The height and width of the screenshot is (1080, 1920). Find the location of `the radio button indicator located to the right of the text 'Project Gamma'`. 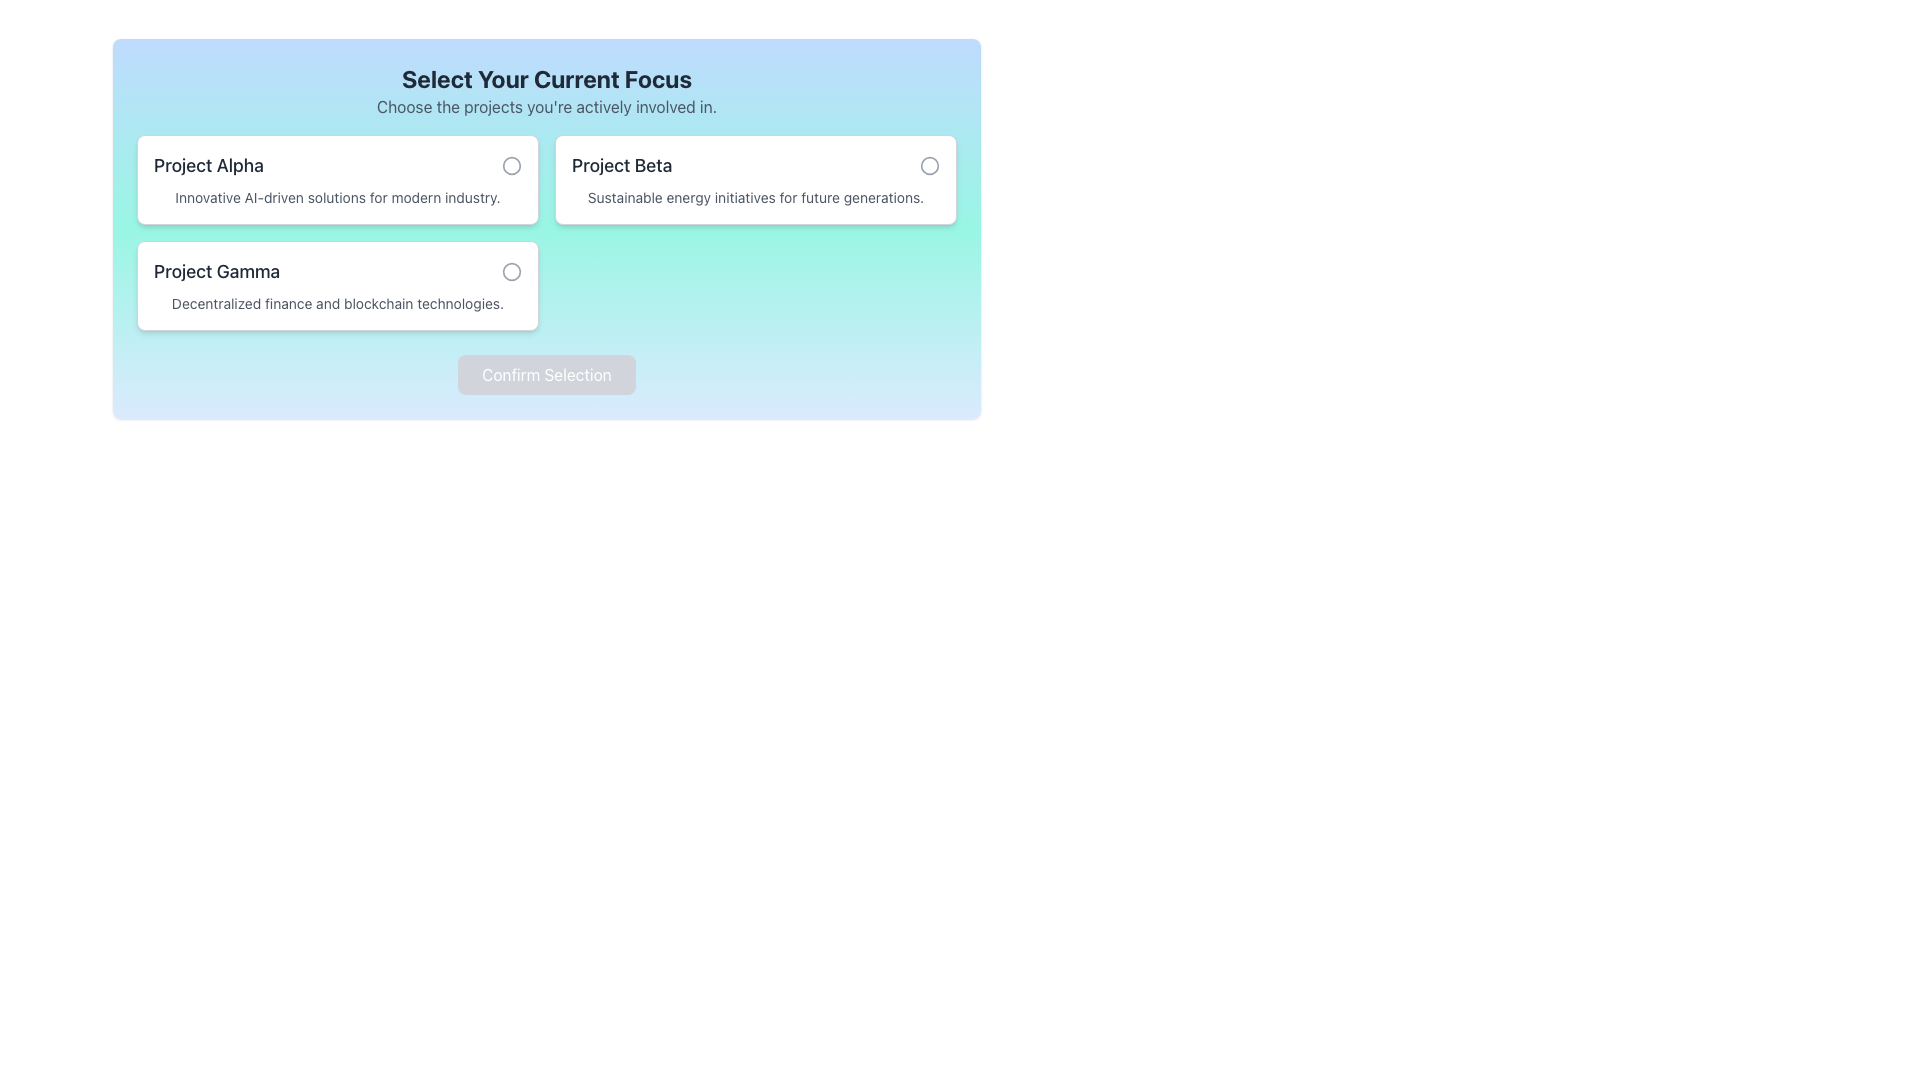

the radio button indicator located to the right of the text 'Project Gamma' is located at coordinates (512, 272).